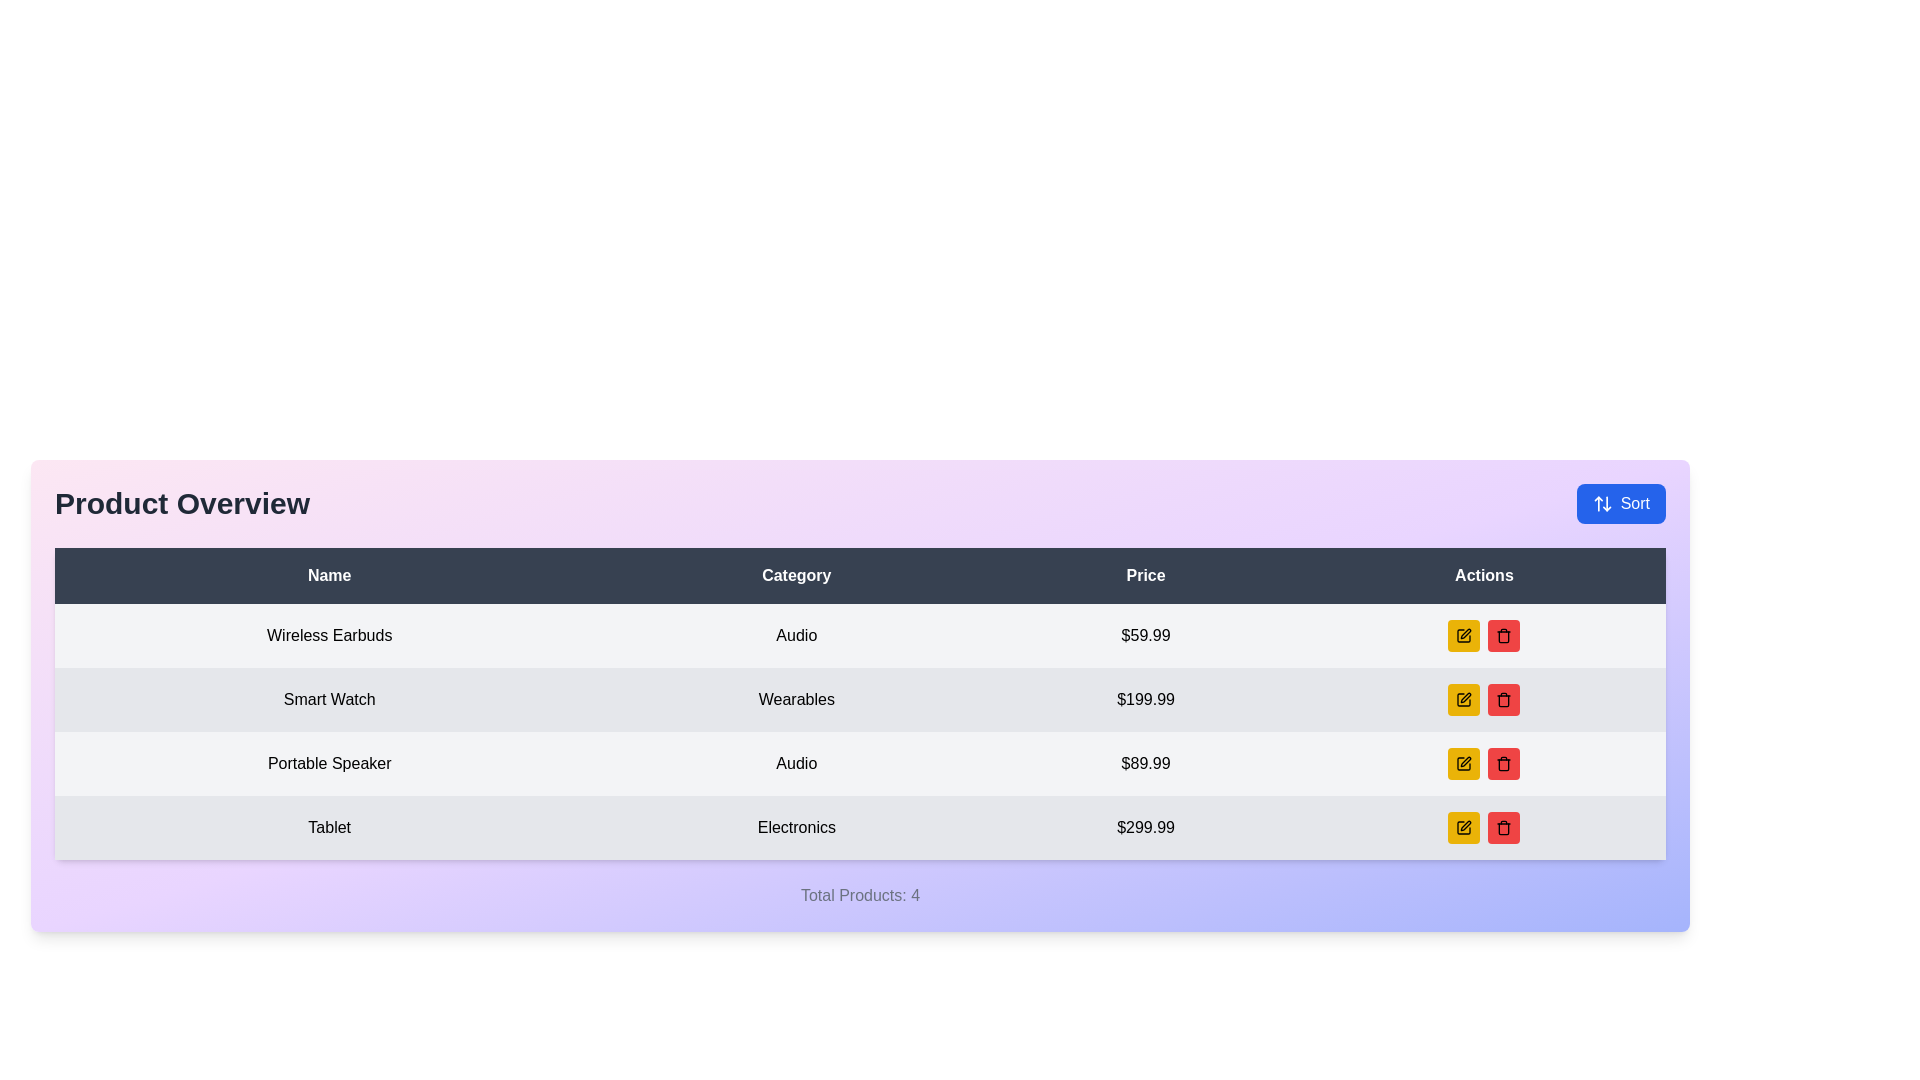  What do you see at coordinates (1146, 763) in the screenshot?
I see `the price label displaying '$89.99' in the 'Price' column of the 'Product Overview' table for the 'Portable Speaker'` at bounding box center [1146, 763].